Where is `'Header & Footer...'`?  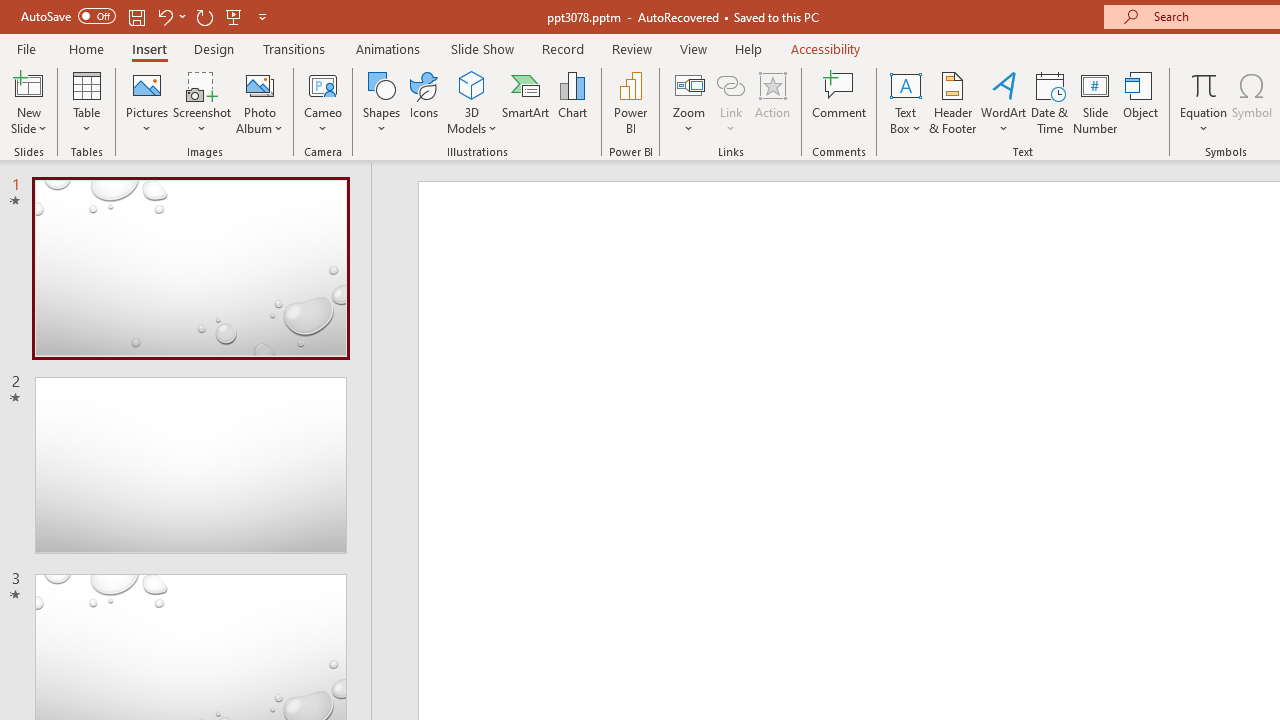
'Header & Footer...' is located at coordinates (951, 103).